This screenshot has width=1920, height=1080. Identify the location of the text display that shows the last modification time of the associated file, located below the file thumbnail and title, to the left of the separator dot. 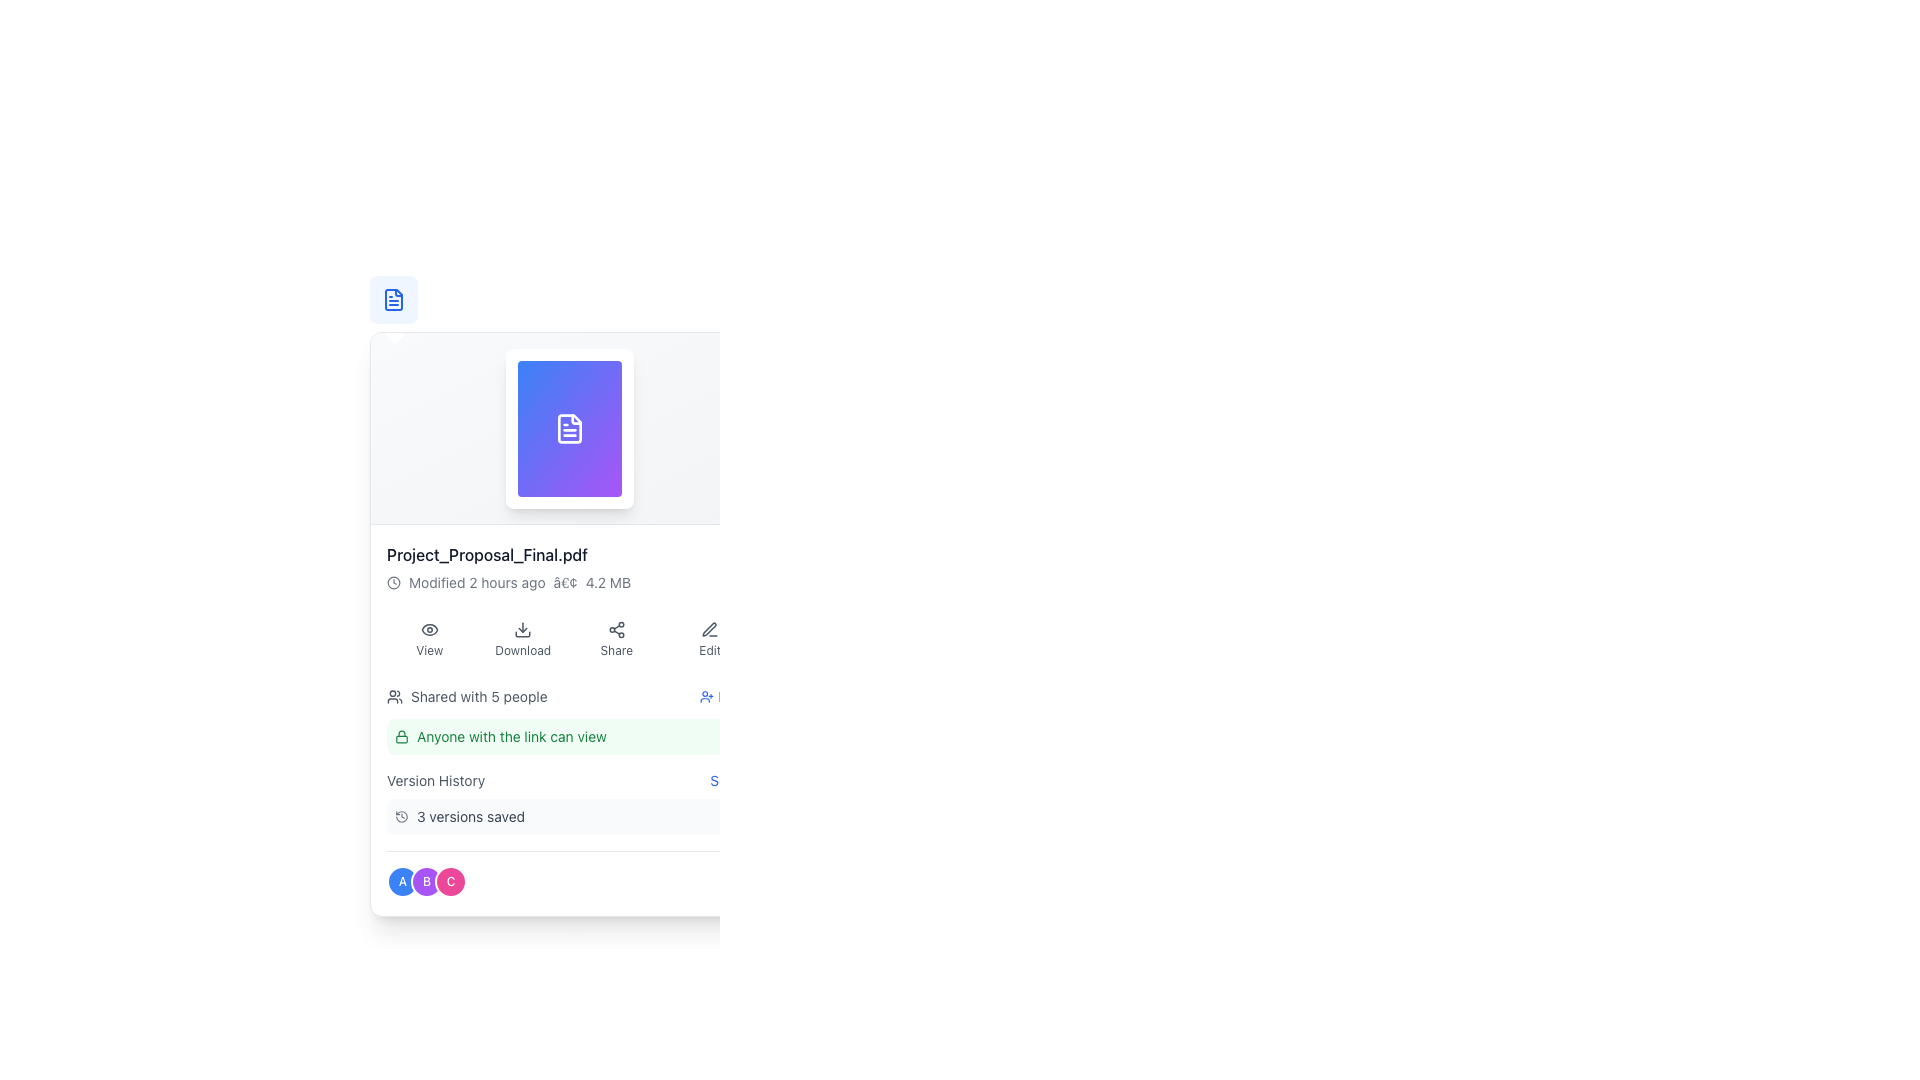
(476, 582).